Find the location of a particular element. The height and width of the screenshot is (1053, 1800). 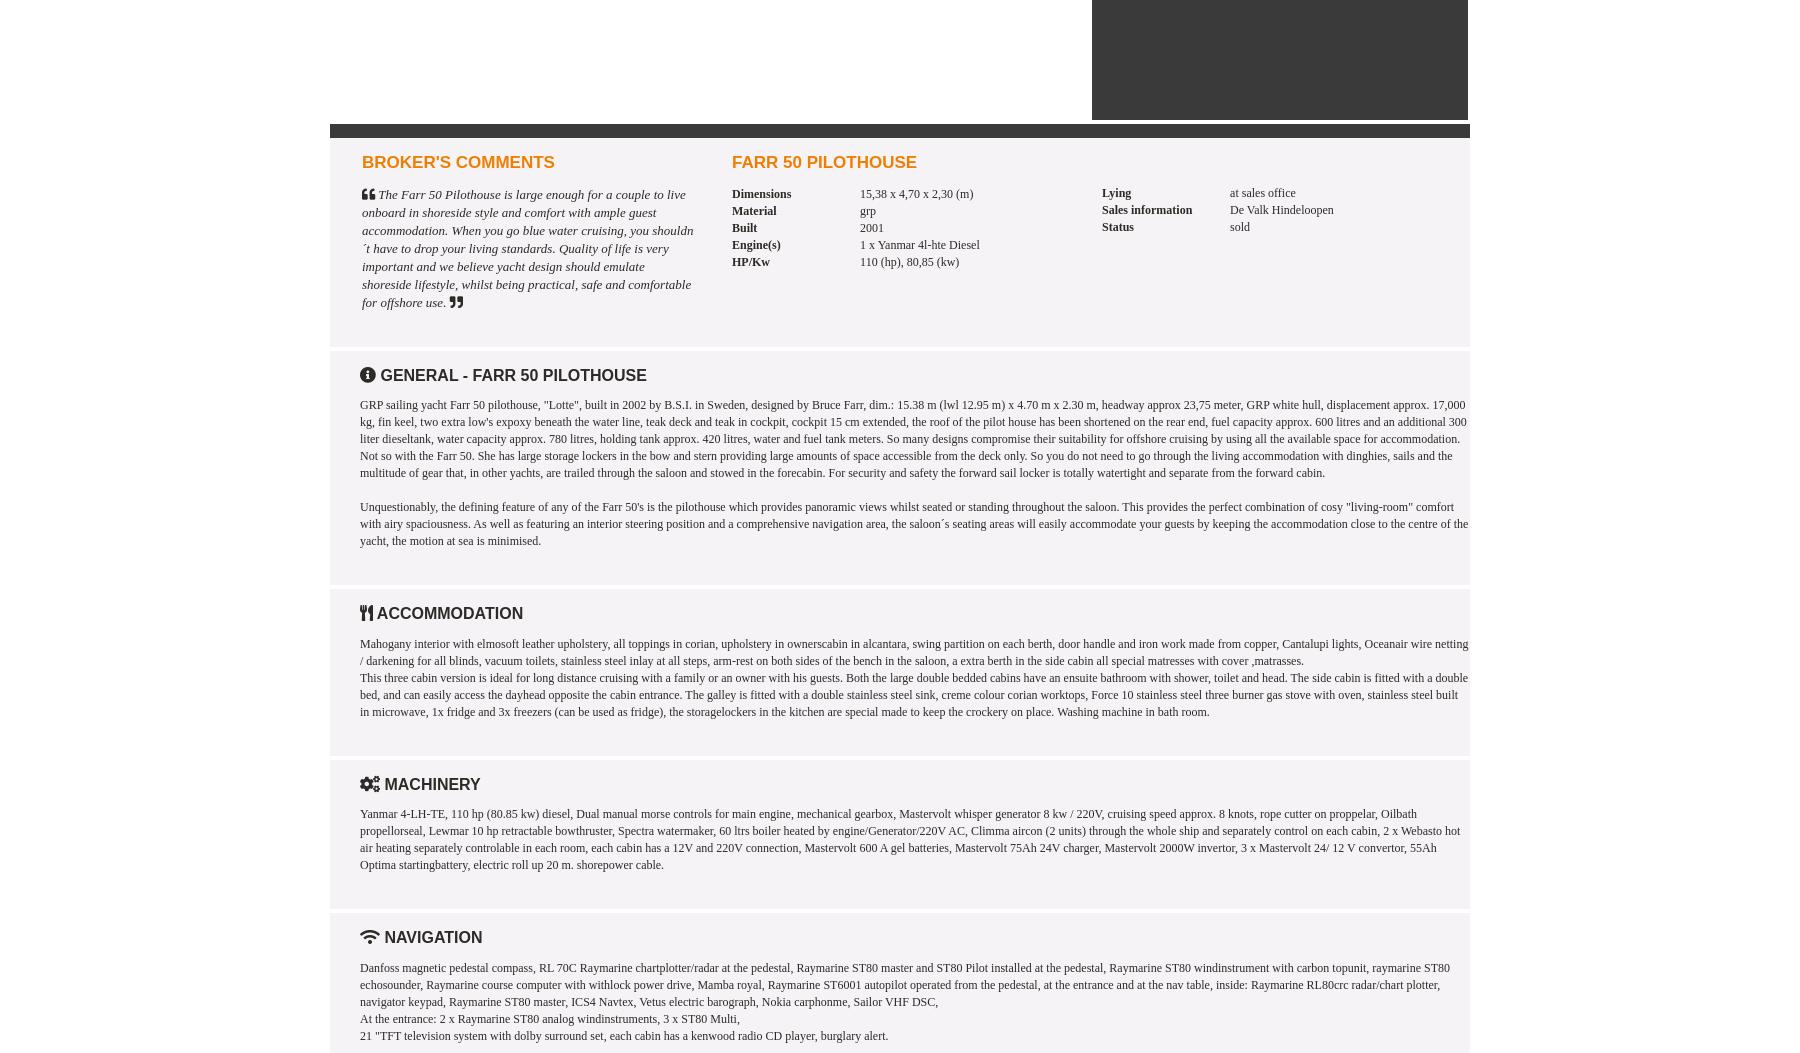

'Danfoss magnetic pedestal compass, RL 70C Raymarine chartplotter/radar at the pedestal, Raymarine ST80 master and ST80 Pilot installed at the pedestal, Raymarine ST80 windinstrument with carbon topunit,  raymarine ST80 echosounder, Raymarine course computer with withlock power drive, Mamba royal, Raymarine ST6001 autopilot operated from the pedestal, at the entrance and at the nav table, inside: Raymarine RL80crc radar/chart plotter, navigator keypad, Raymarine ST80 master, ICS4 Navtex, Vetus electric barograph, Nokia carphonme, Sailor VHF DSC,' is located at coordinates (903, 984).